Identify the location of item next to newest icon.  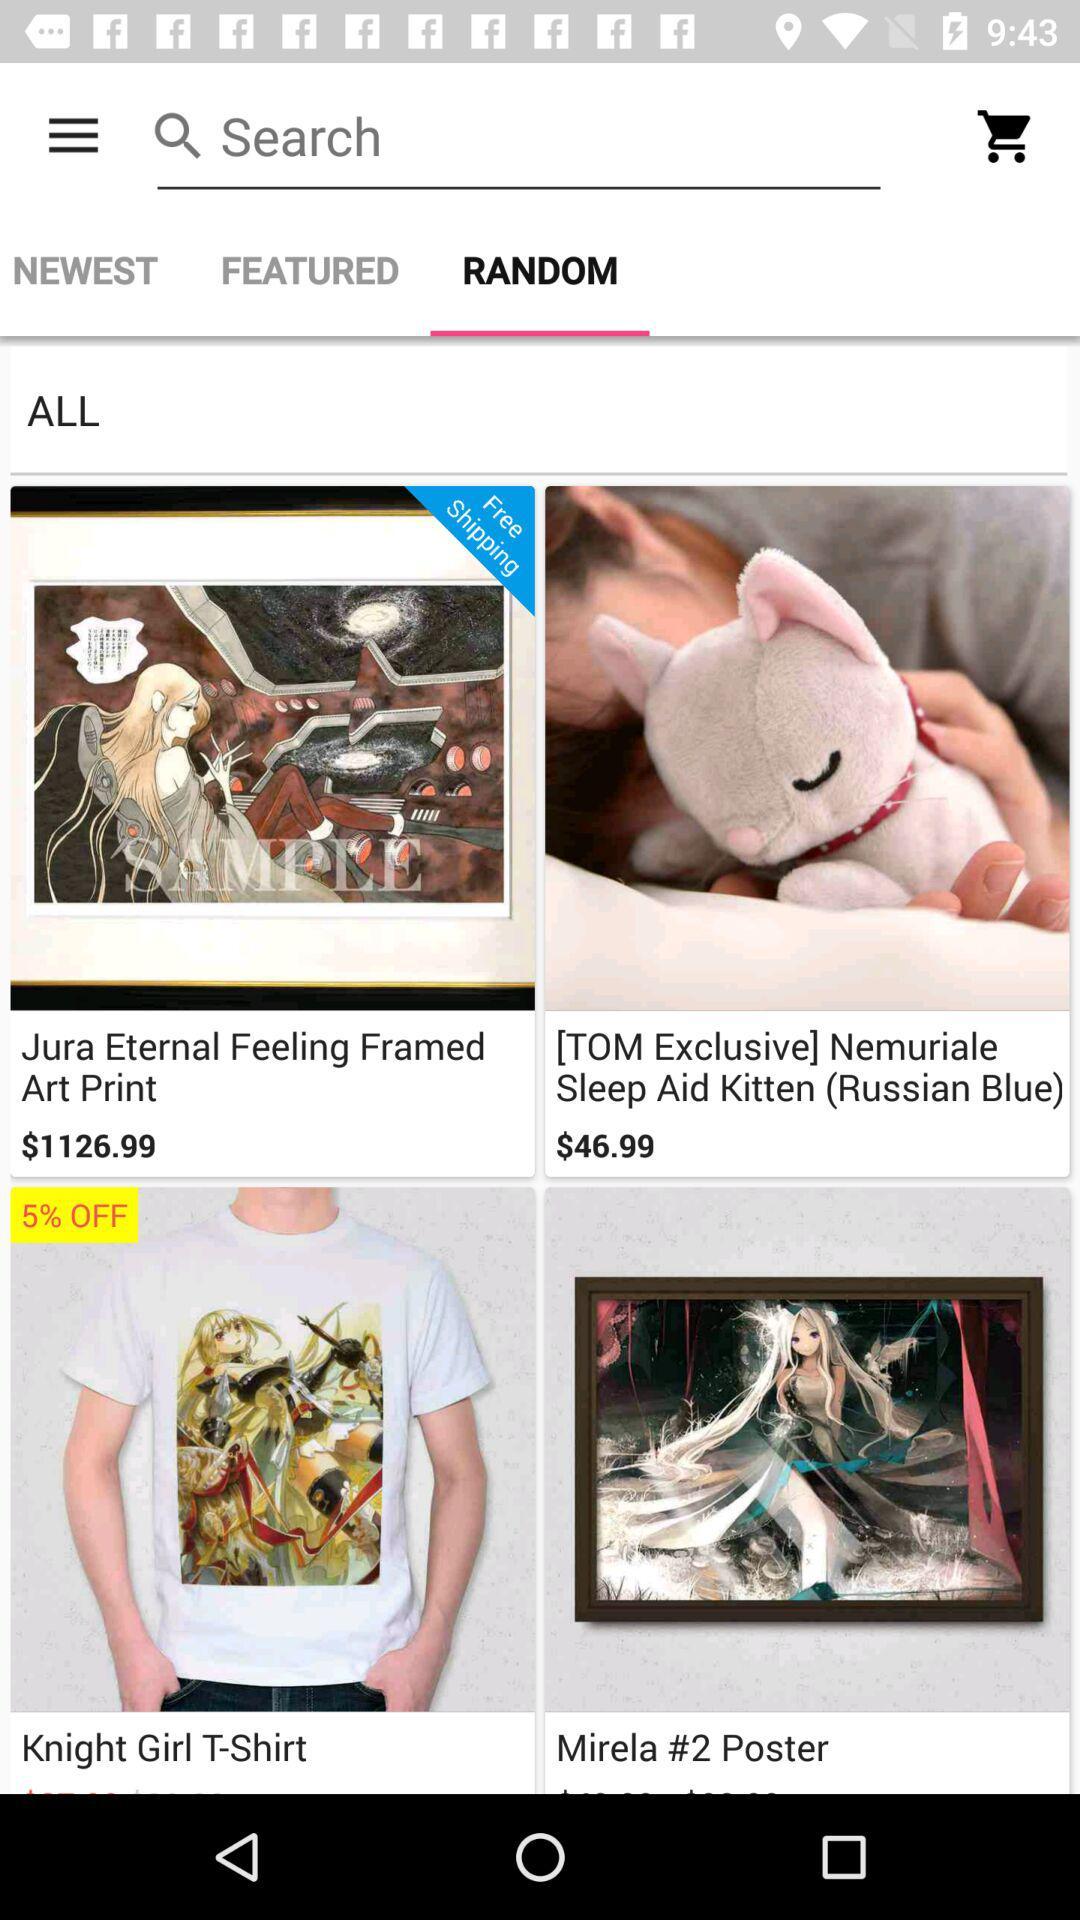
(309, 269).